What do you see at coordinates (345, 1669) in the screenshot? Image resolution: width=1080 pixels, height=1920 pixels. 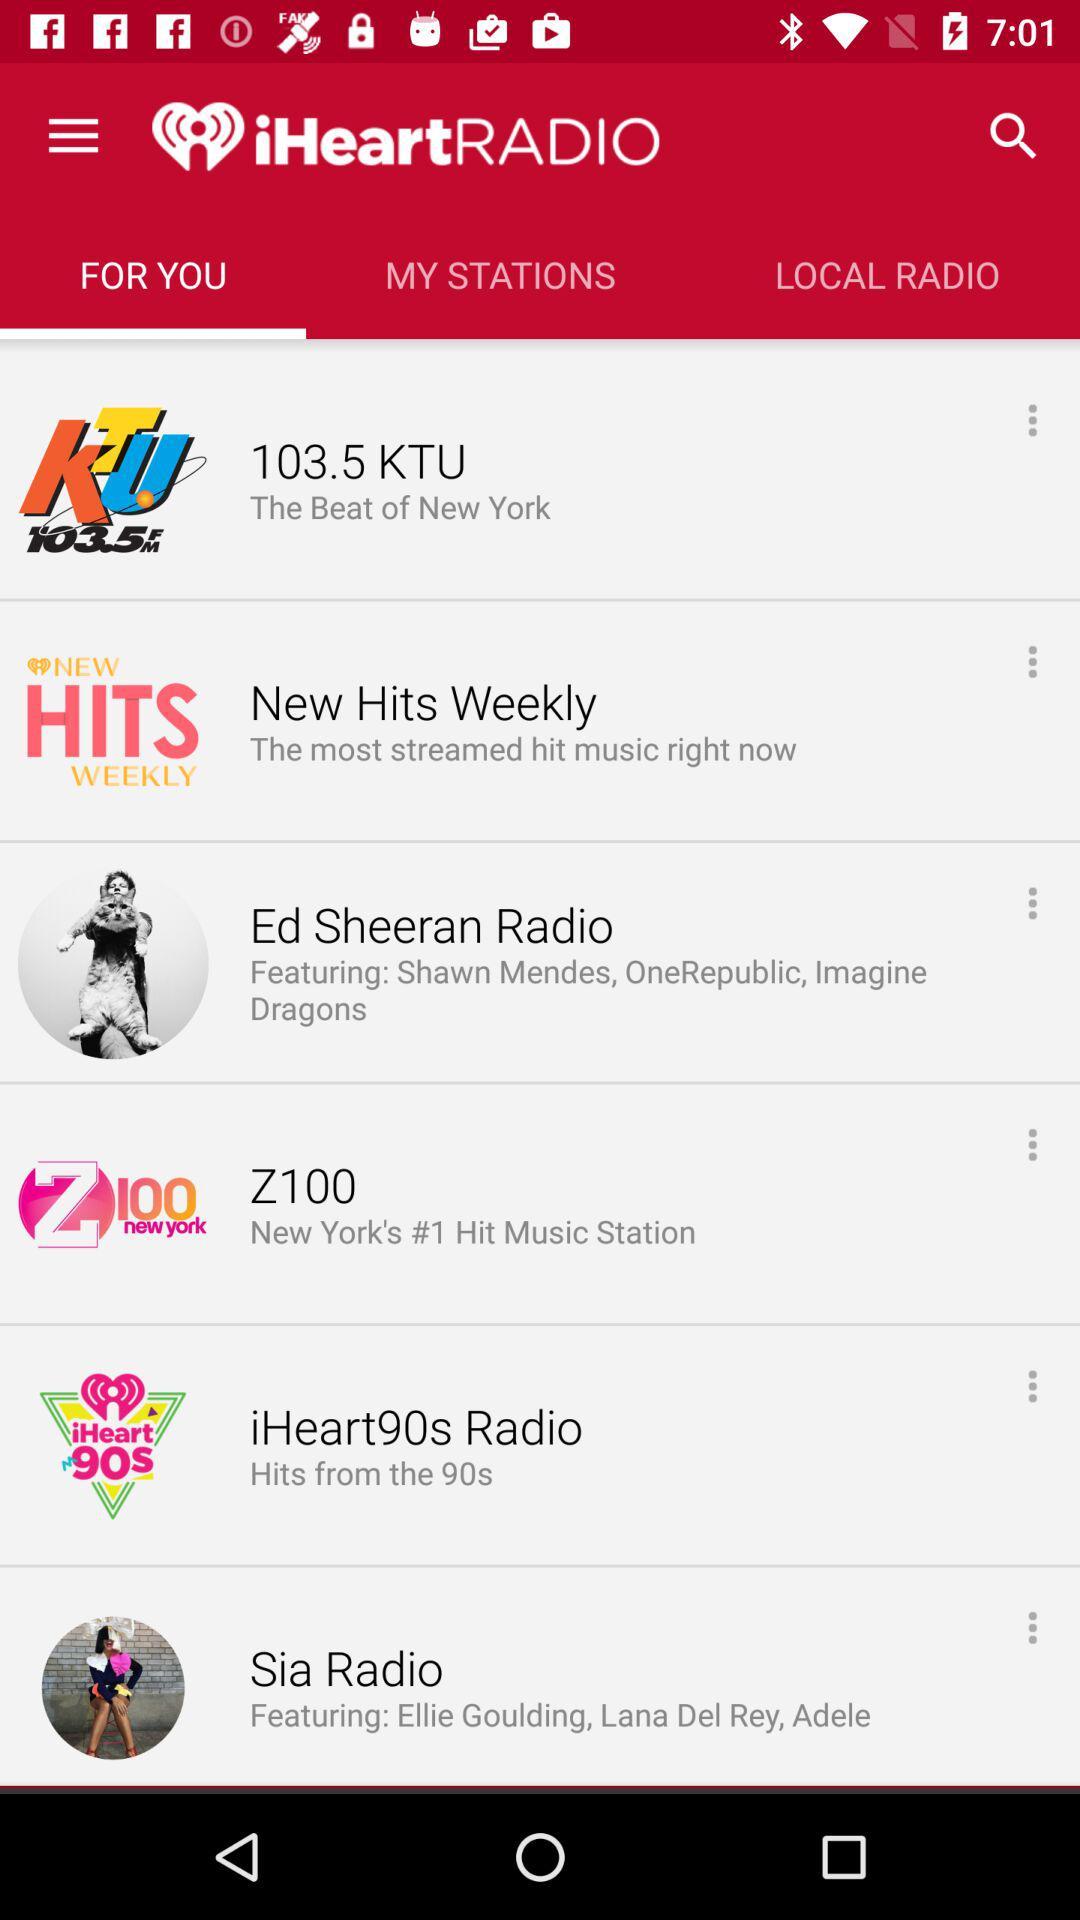 I see `the sia radio icon` at bounding box center [345, 1669].